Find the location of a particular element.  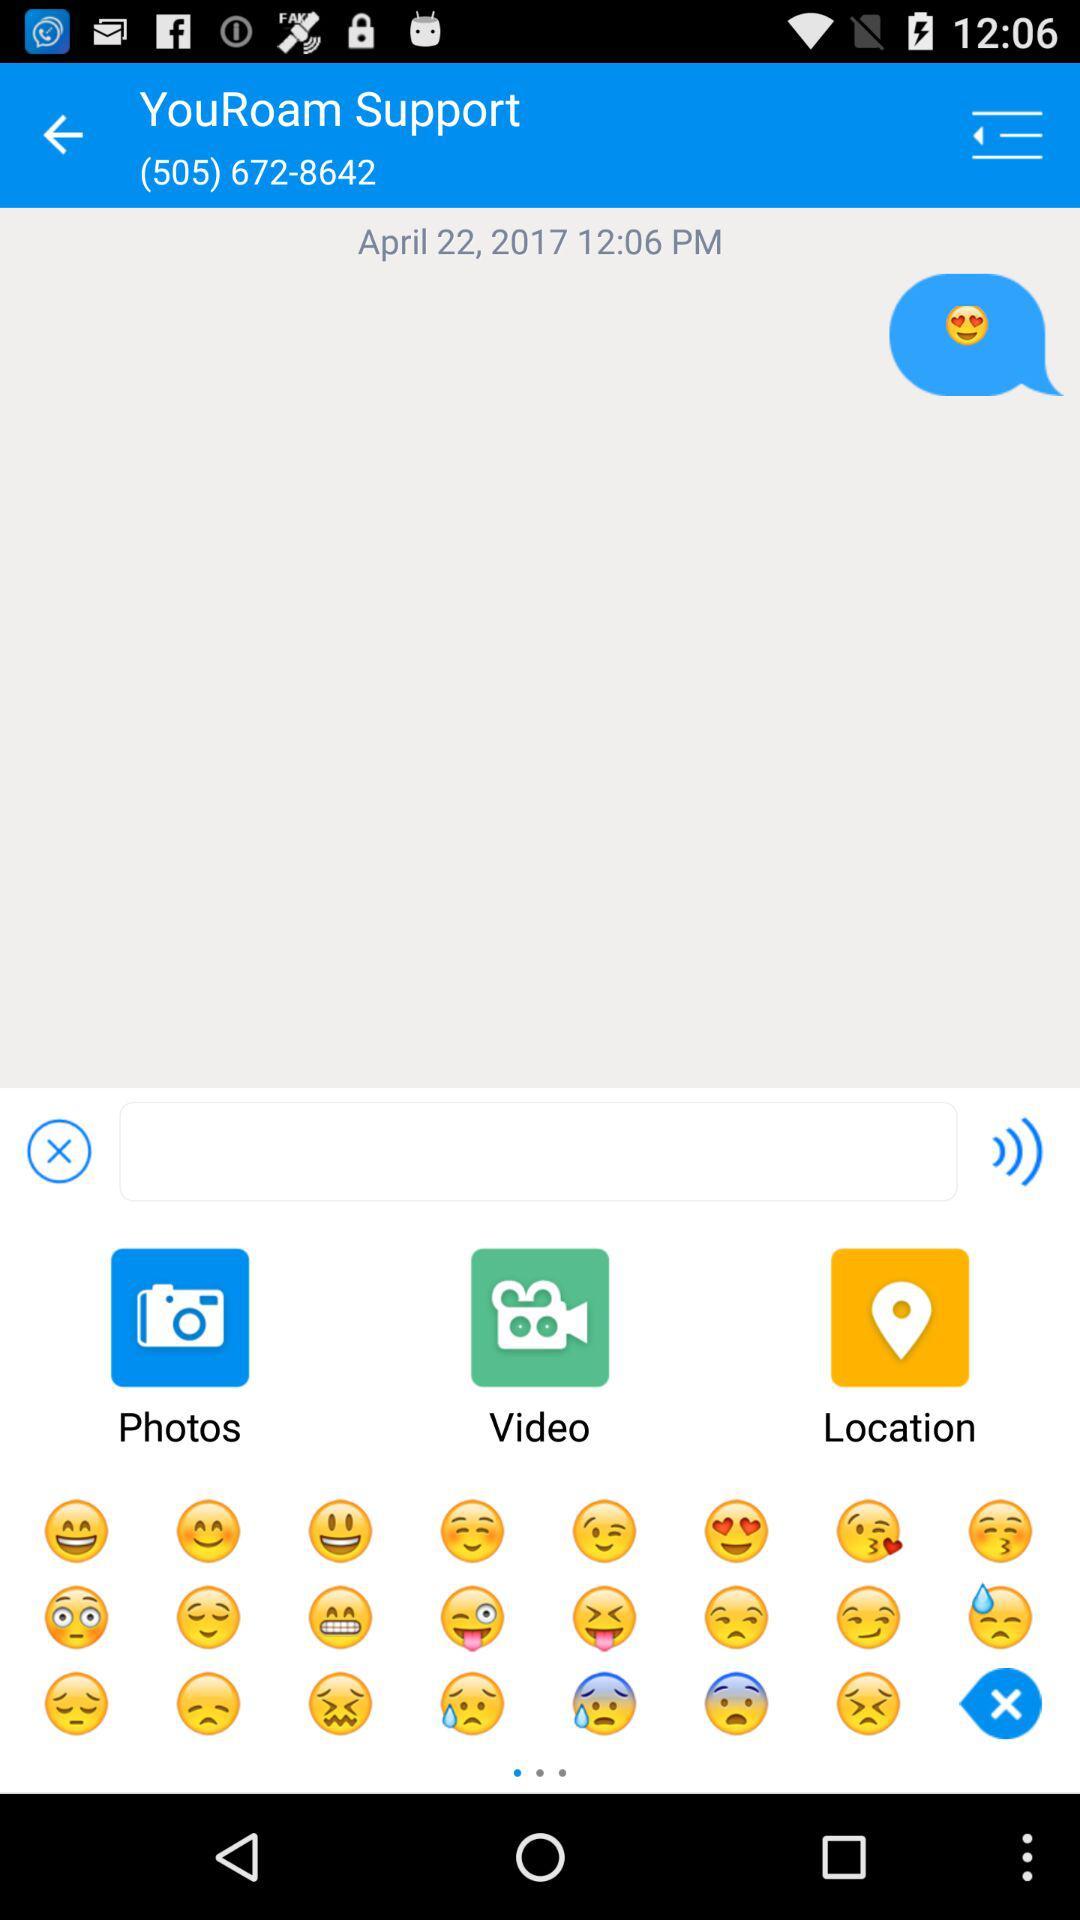

a place to enter text for a message is located at coordinates (537, 1151).